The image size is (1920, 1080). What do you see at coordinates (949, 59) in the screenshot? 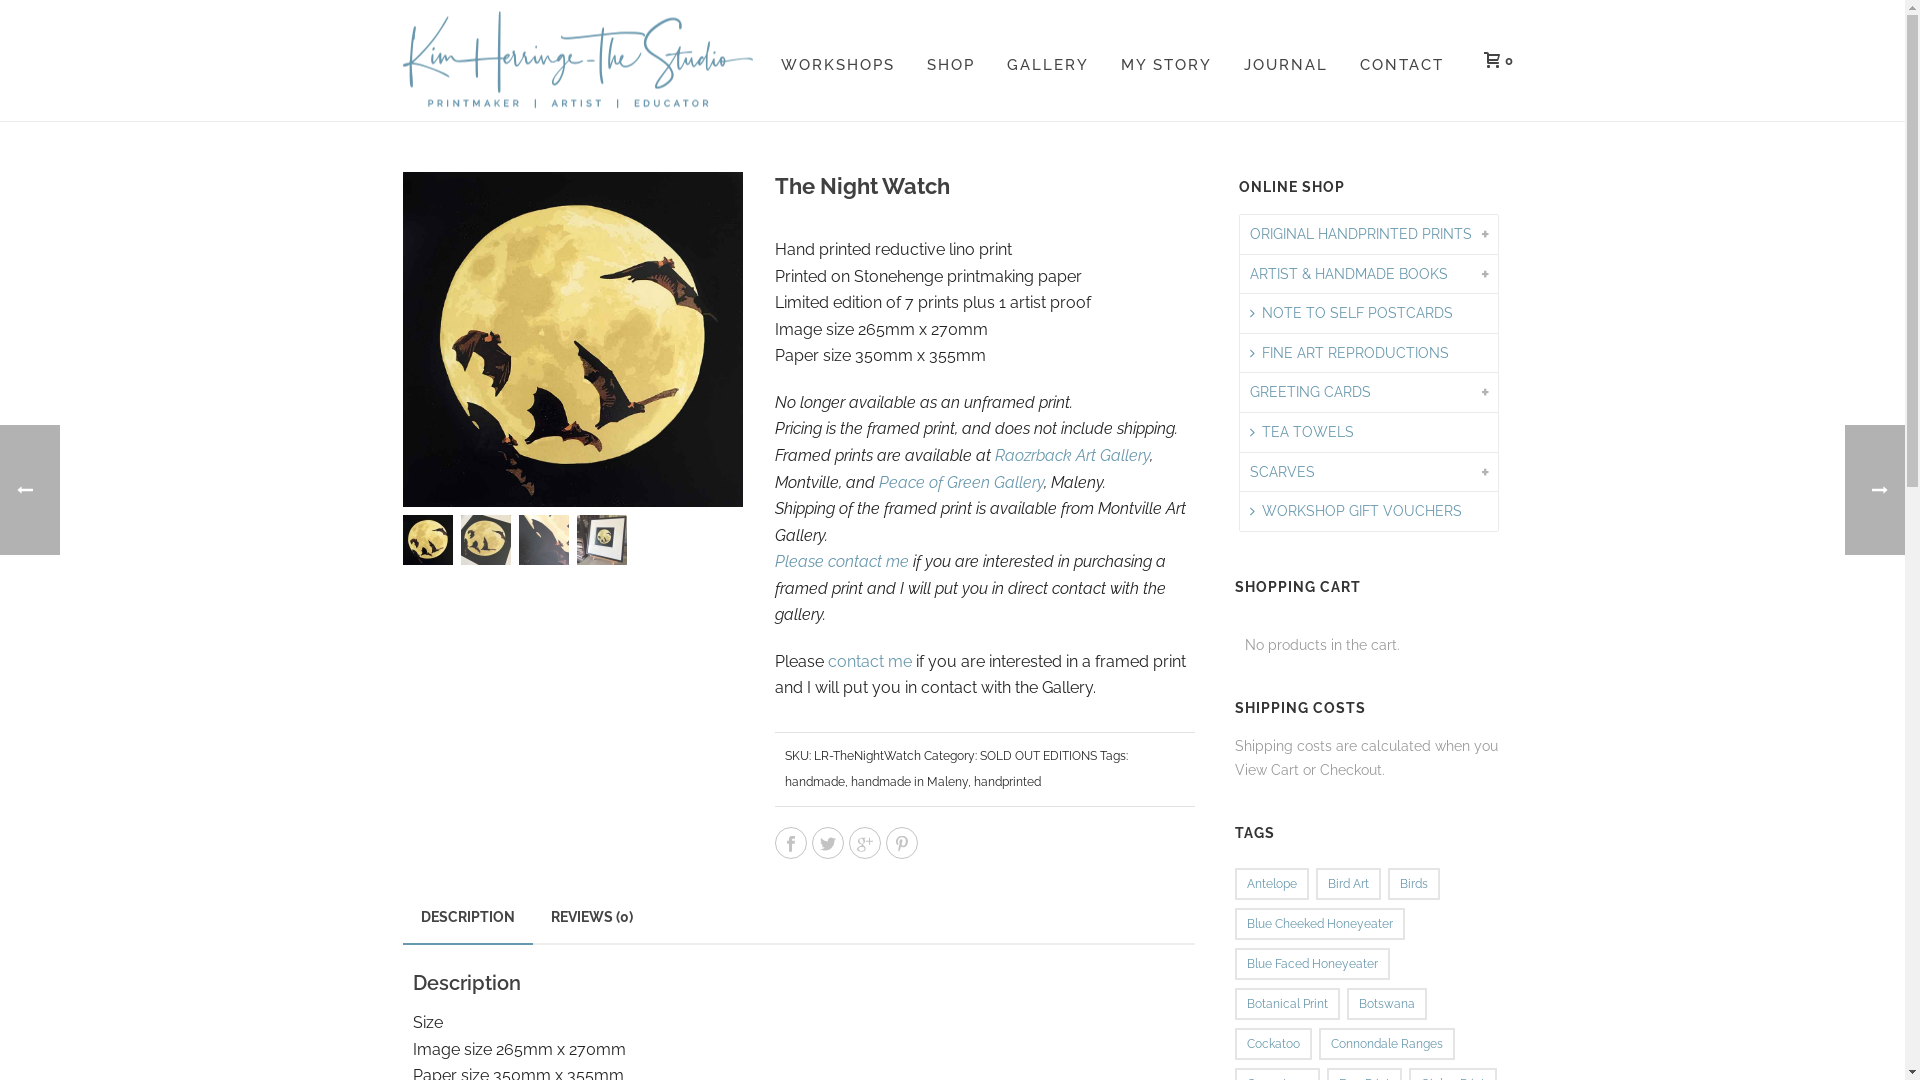
I see `'SHOP'` at bounding box center [949, 59].